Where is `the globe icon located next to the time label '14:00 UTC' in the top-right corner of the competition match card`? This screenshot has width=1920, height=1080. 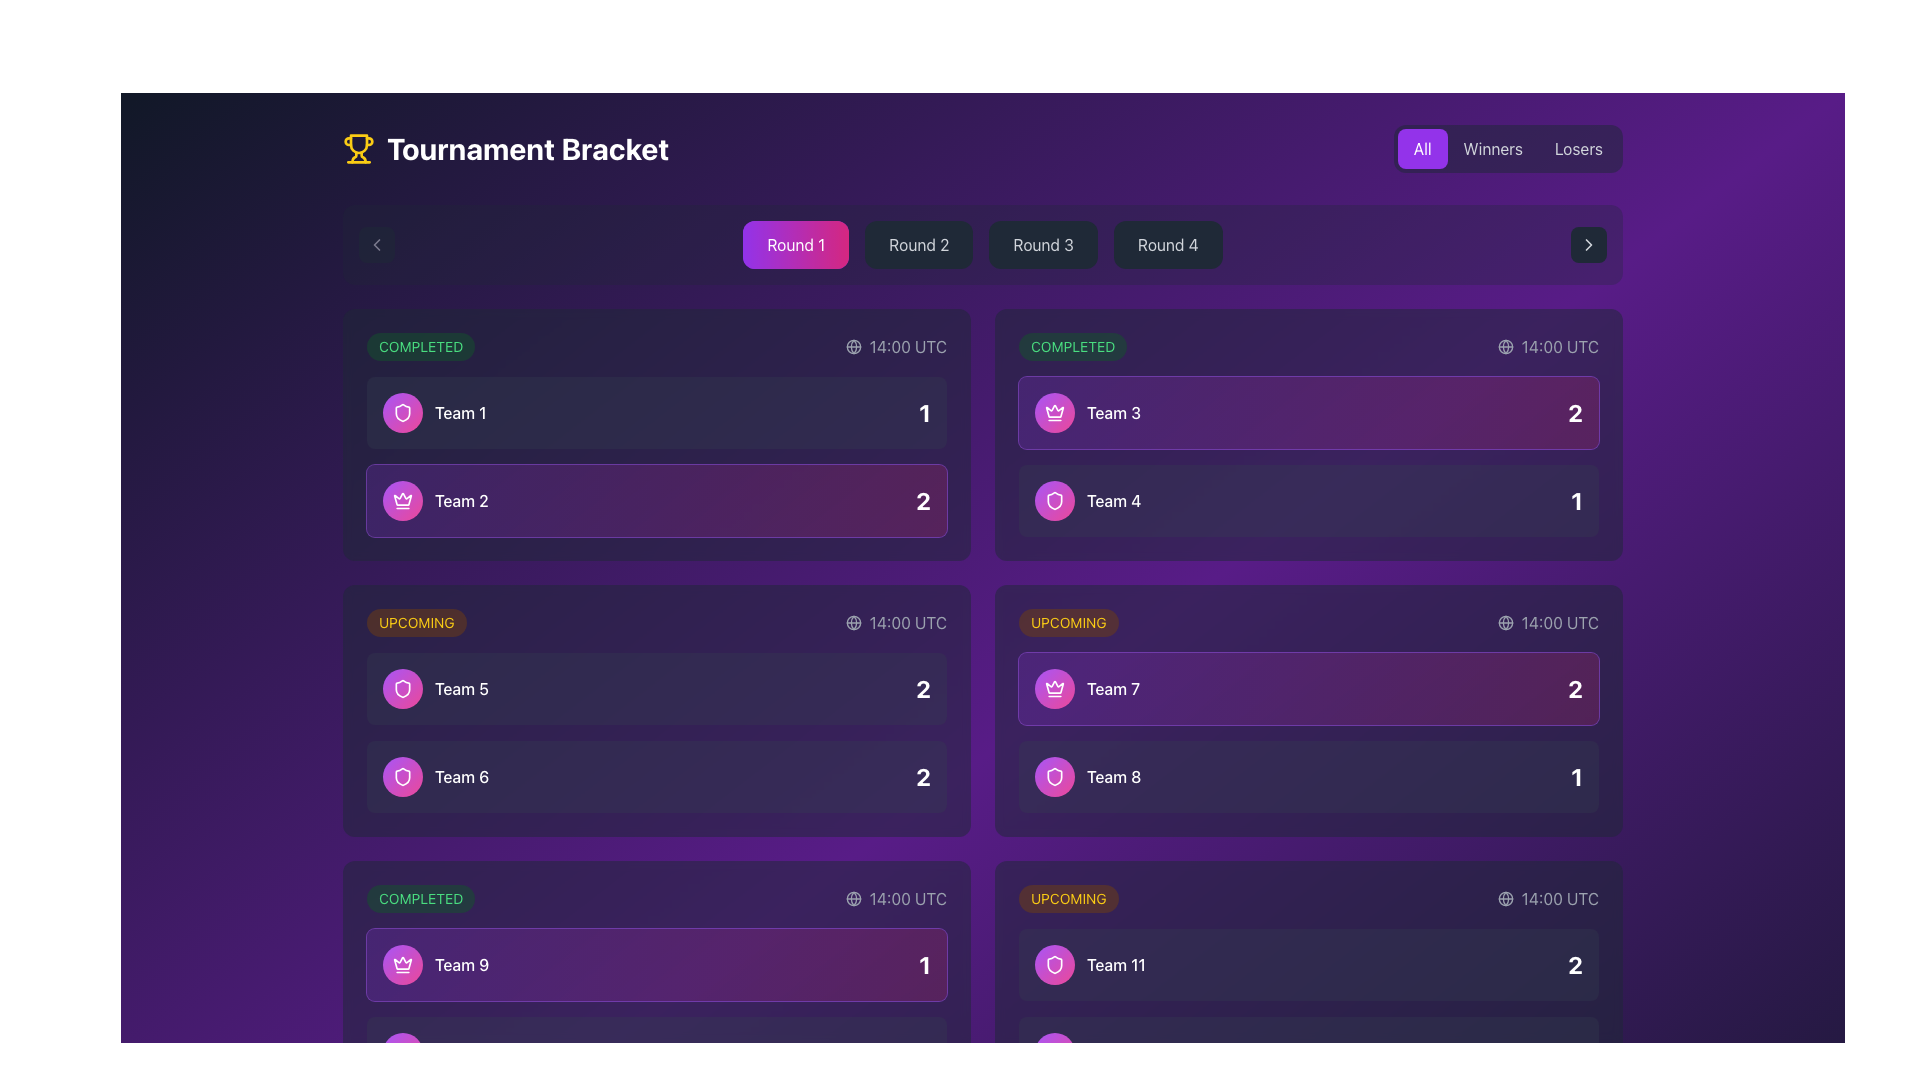
the globe icon located next to the time label '14:00 UTC' in the top-right corner of the competition match card is located at coordinates (1505, 622).